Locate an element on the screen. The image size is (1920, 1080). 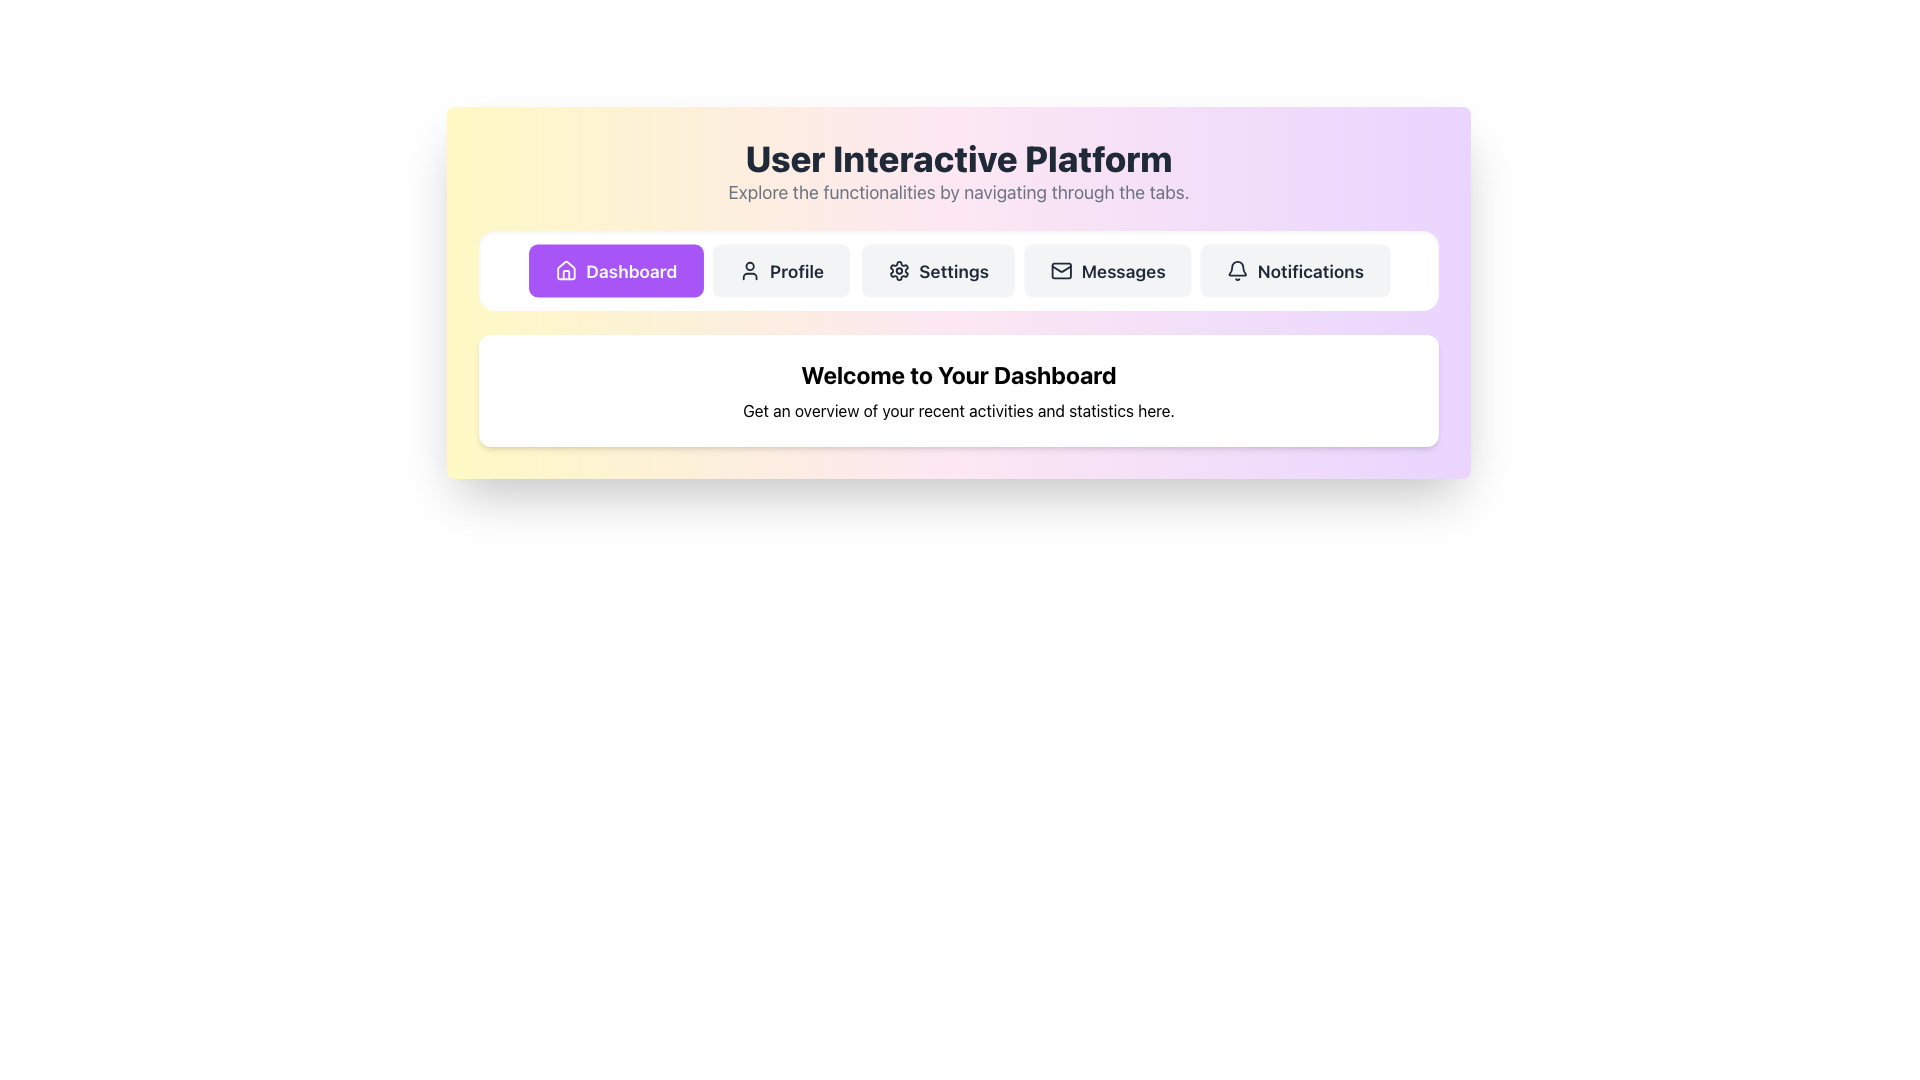
the 'Settings' tab in the Navigation bar is located at coordinates (958, 270).